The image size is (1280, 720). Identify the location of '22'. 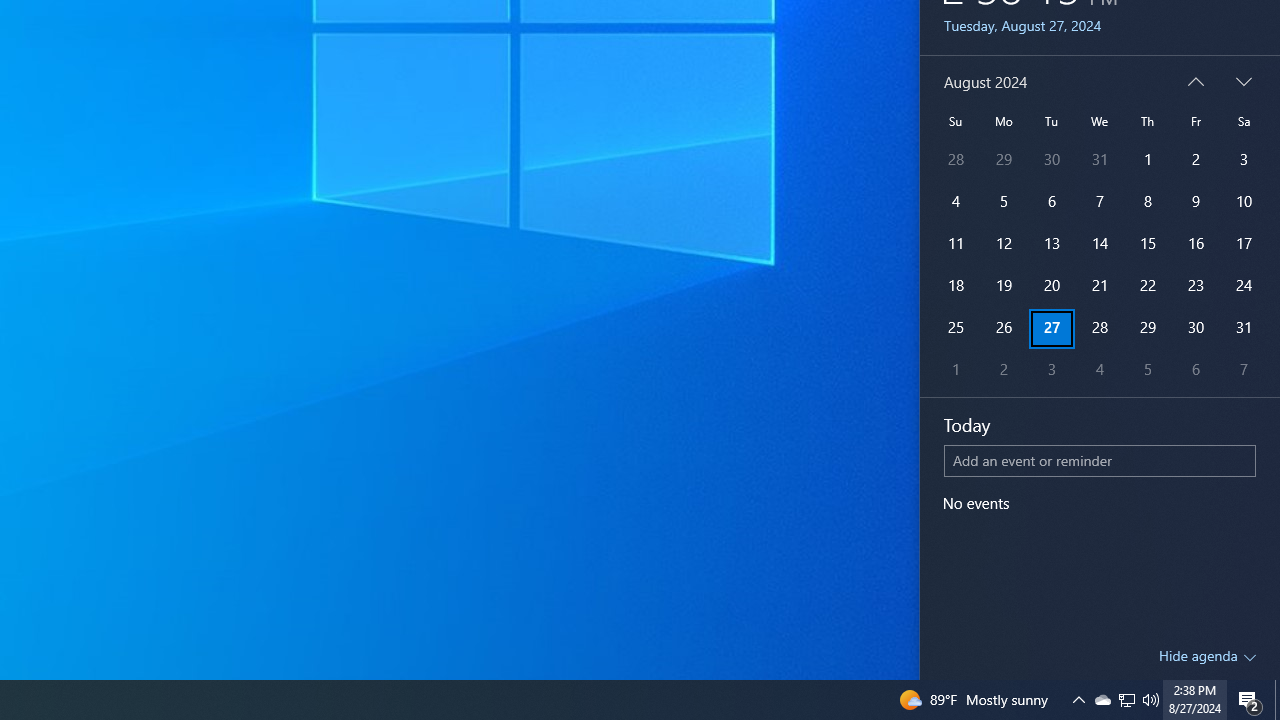
(1098, 286).